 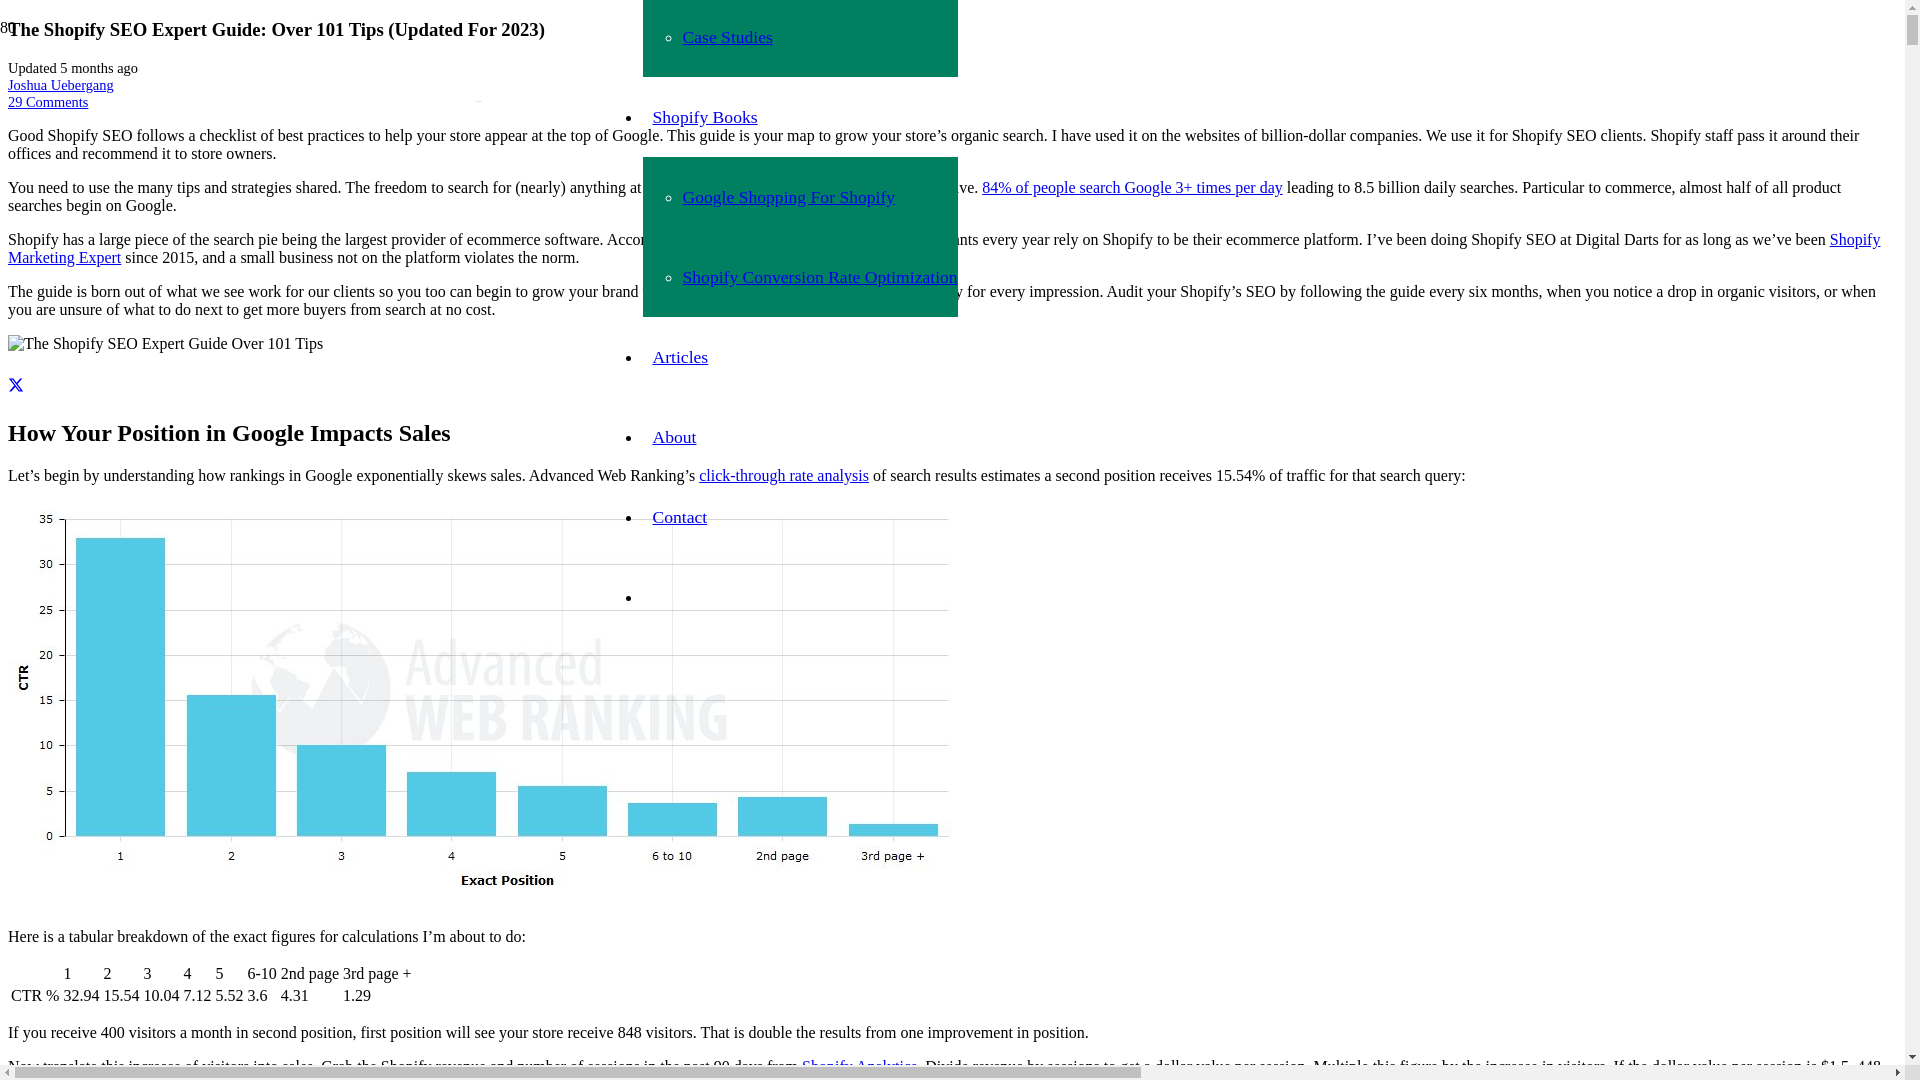 What do you see at coordinates (15, 385) in the screenshot?
I see `'Tweet this'` at bounding box center [15, 385].